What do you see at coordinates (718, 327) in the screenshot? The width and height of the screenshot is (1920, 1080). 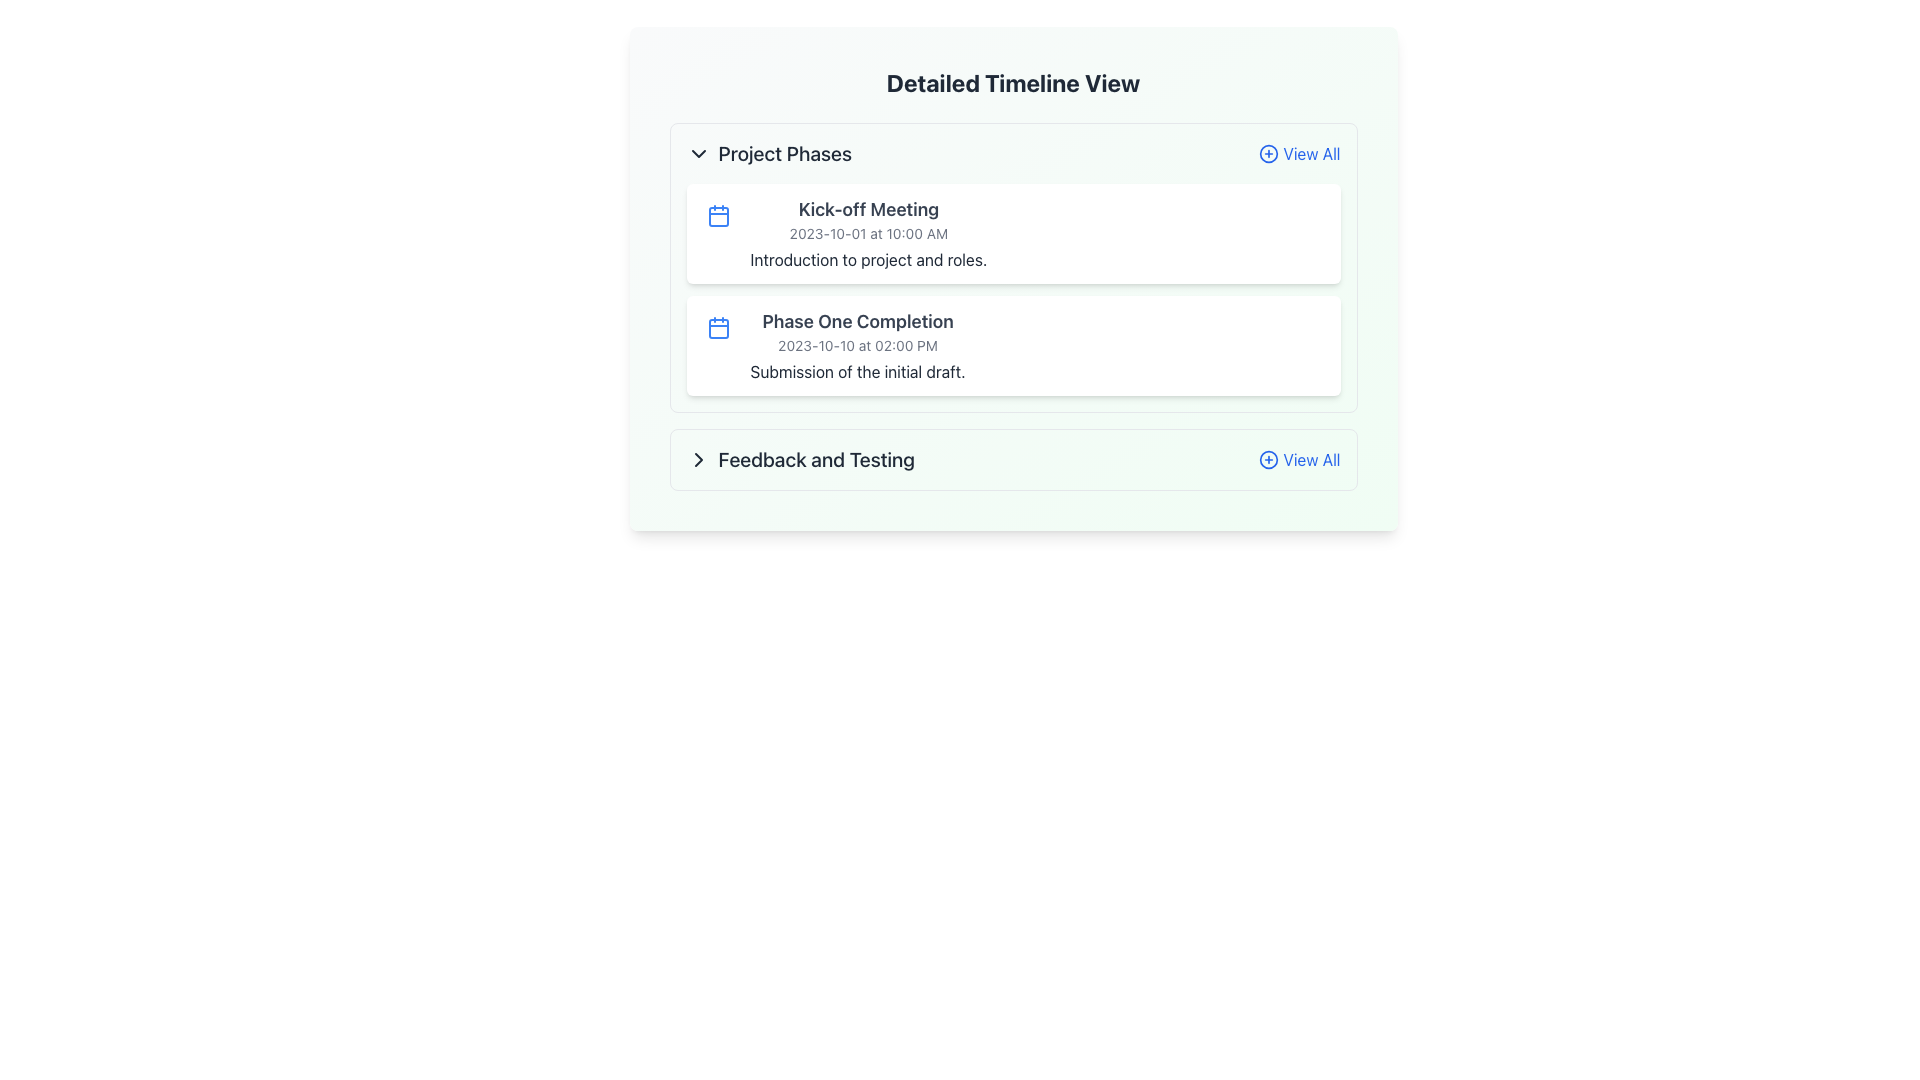 I see `the inner square of the calendar icon located in the second event card of the Project Phases section, next to the event title 'Phase One Completion.'` at bounding box center [718, 327].